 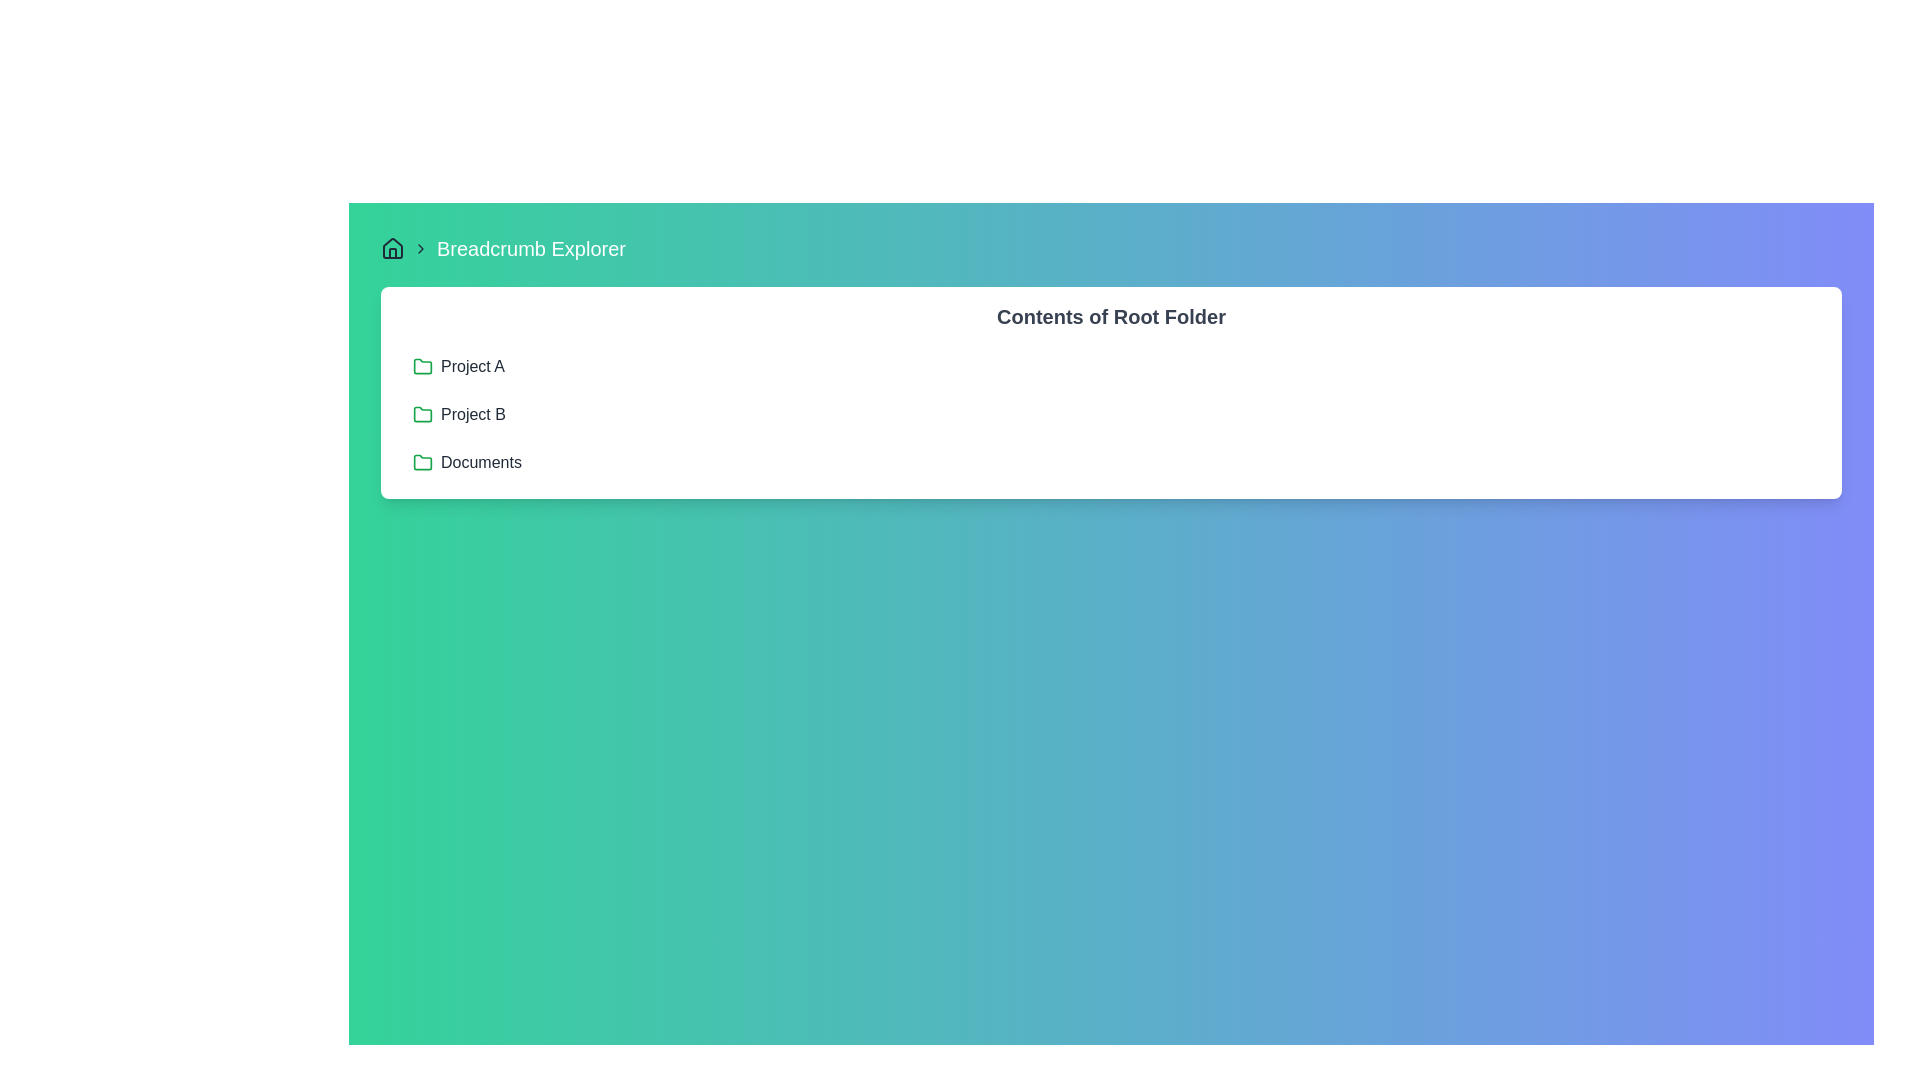 I want to click on the 'home' icon located at the top-left corner of the interface, adjacent to the text 'Breadcrumb Explorer', so click(x=393, y=246).